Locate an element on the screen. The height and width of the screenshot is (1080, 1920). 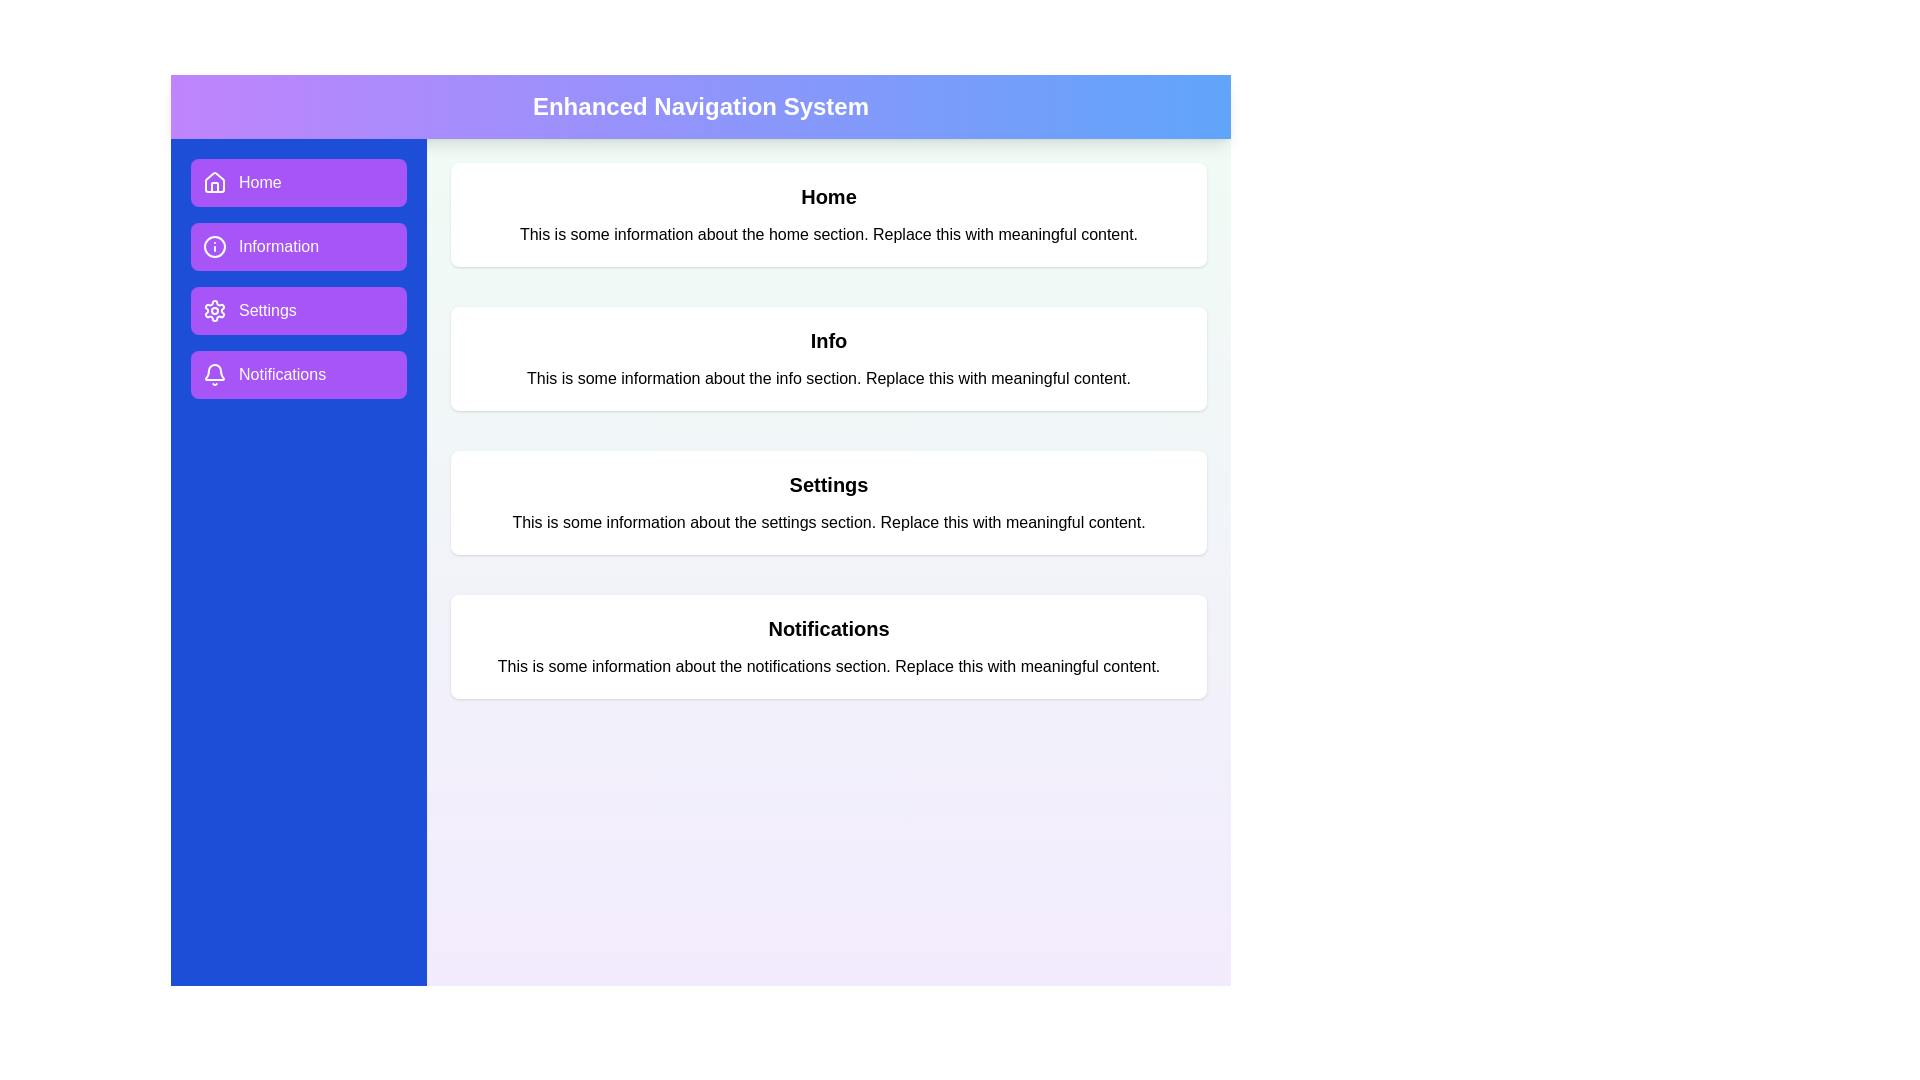
the 'Information' navigation button in the sidebar is located at coordinates (297, 278).